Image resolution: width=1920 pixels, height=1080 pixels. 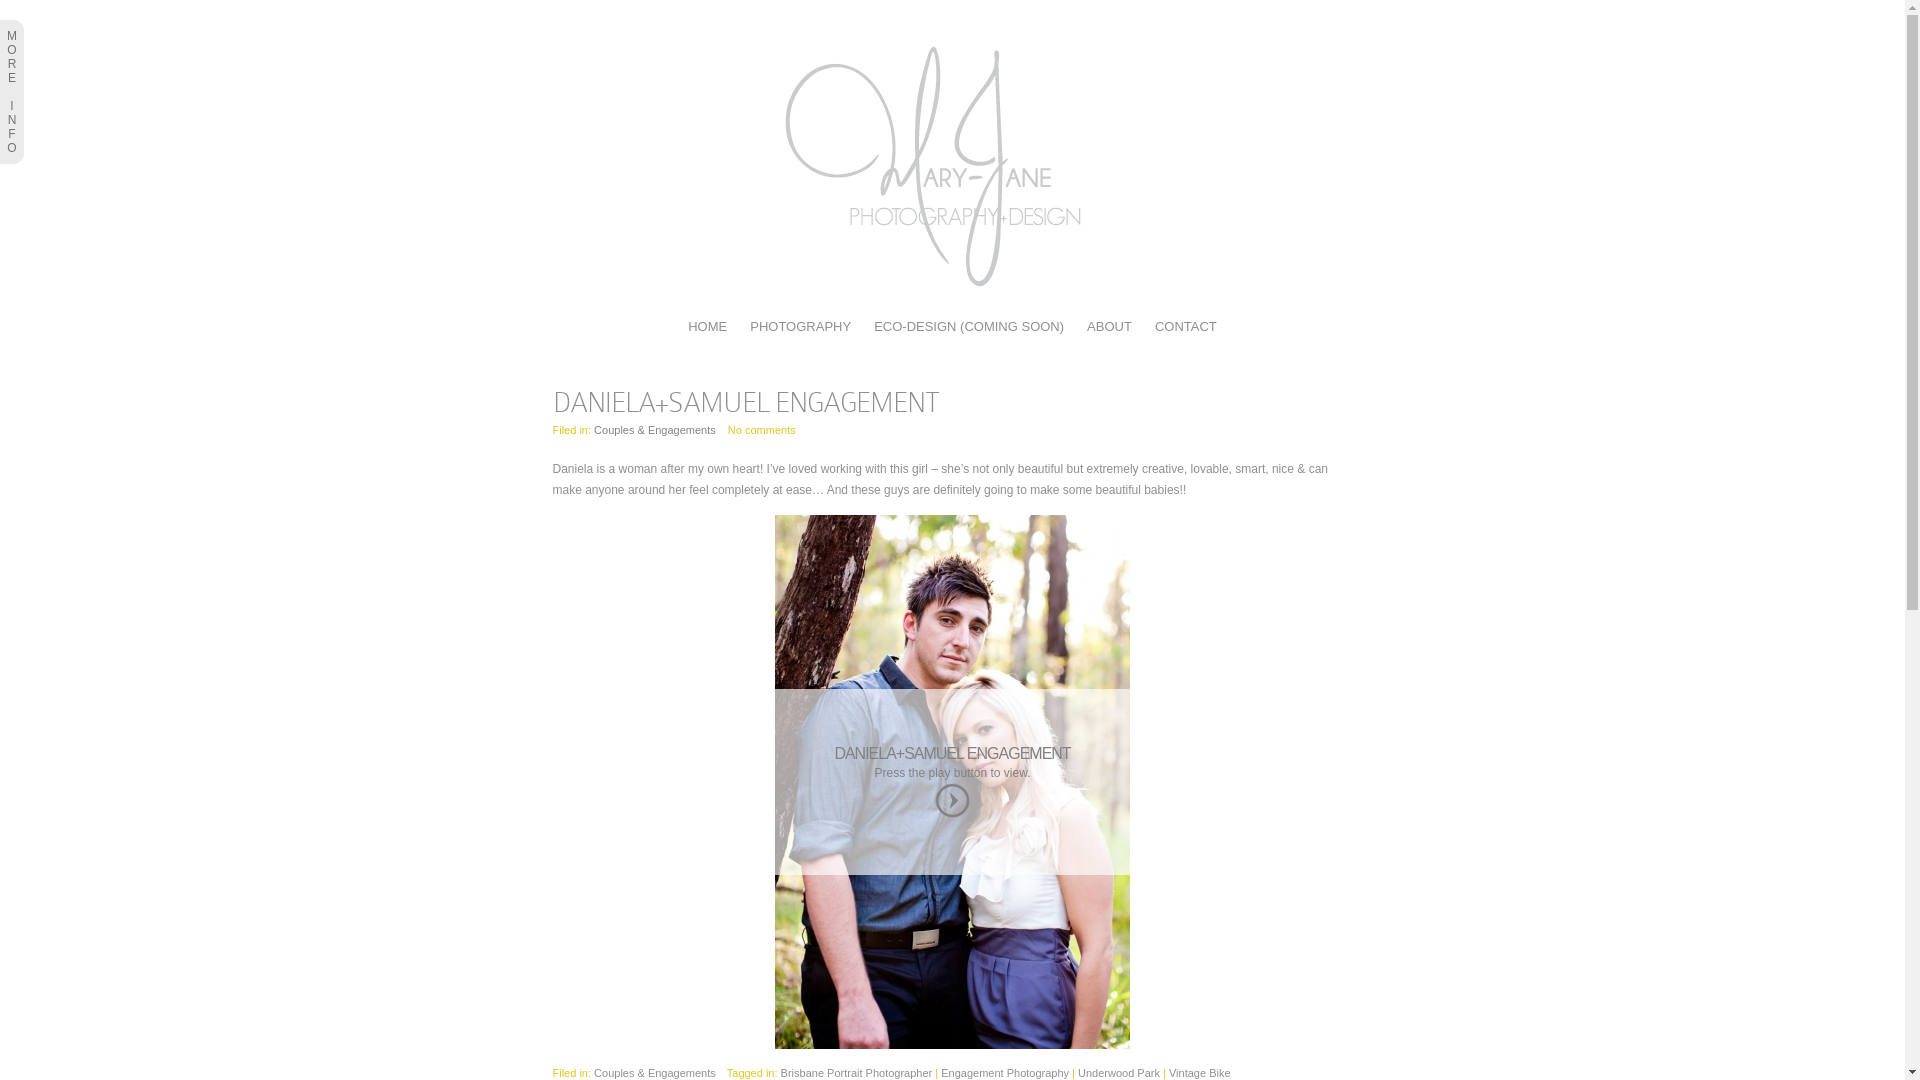 I want to click on 'HOME', so click(x=707, y=325).